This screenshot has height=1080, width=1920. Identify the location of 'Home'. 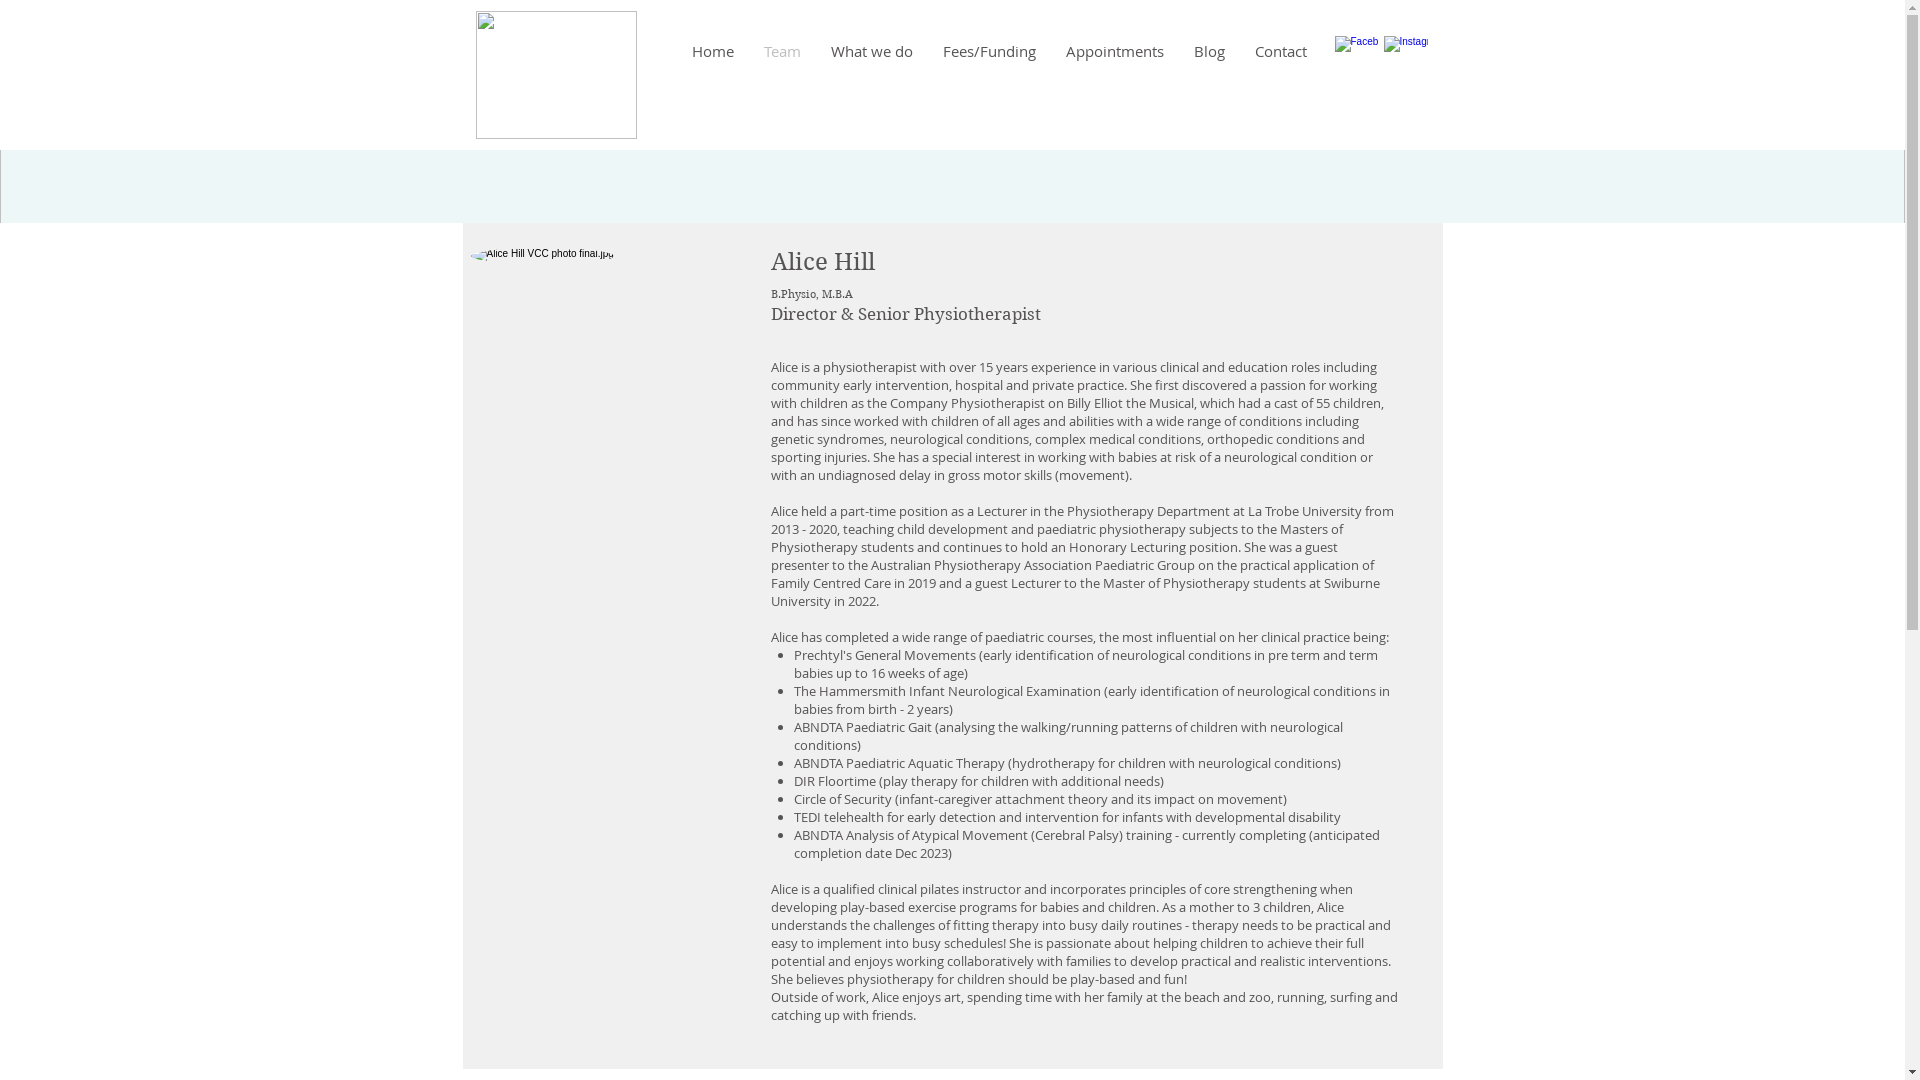
(711, 49).